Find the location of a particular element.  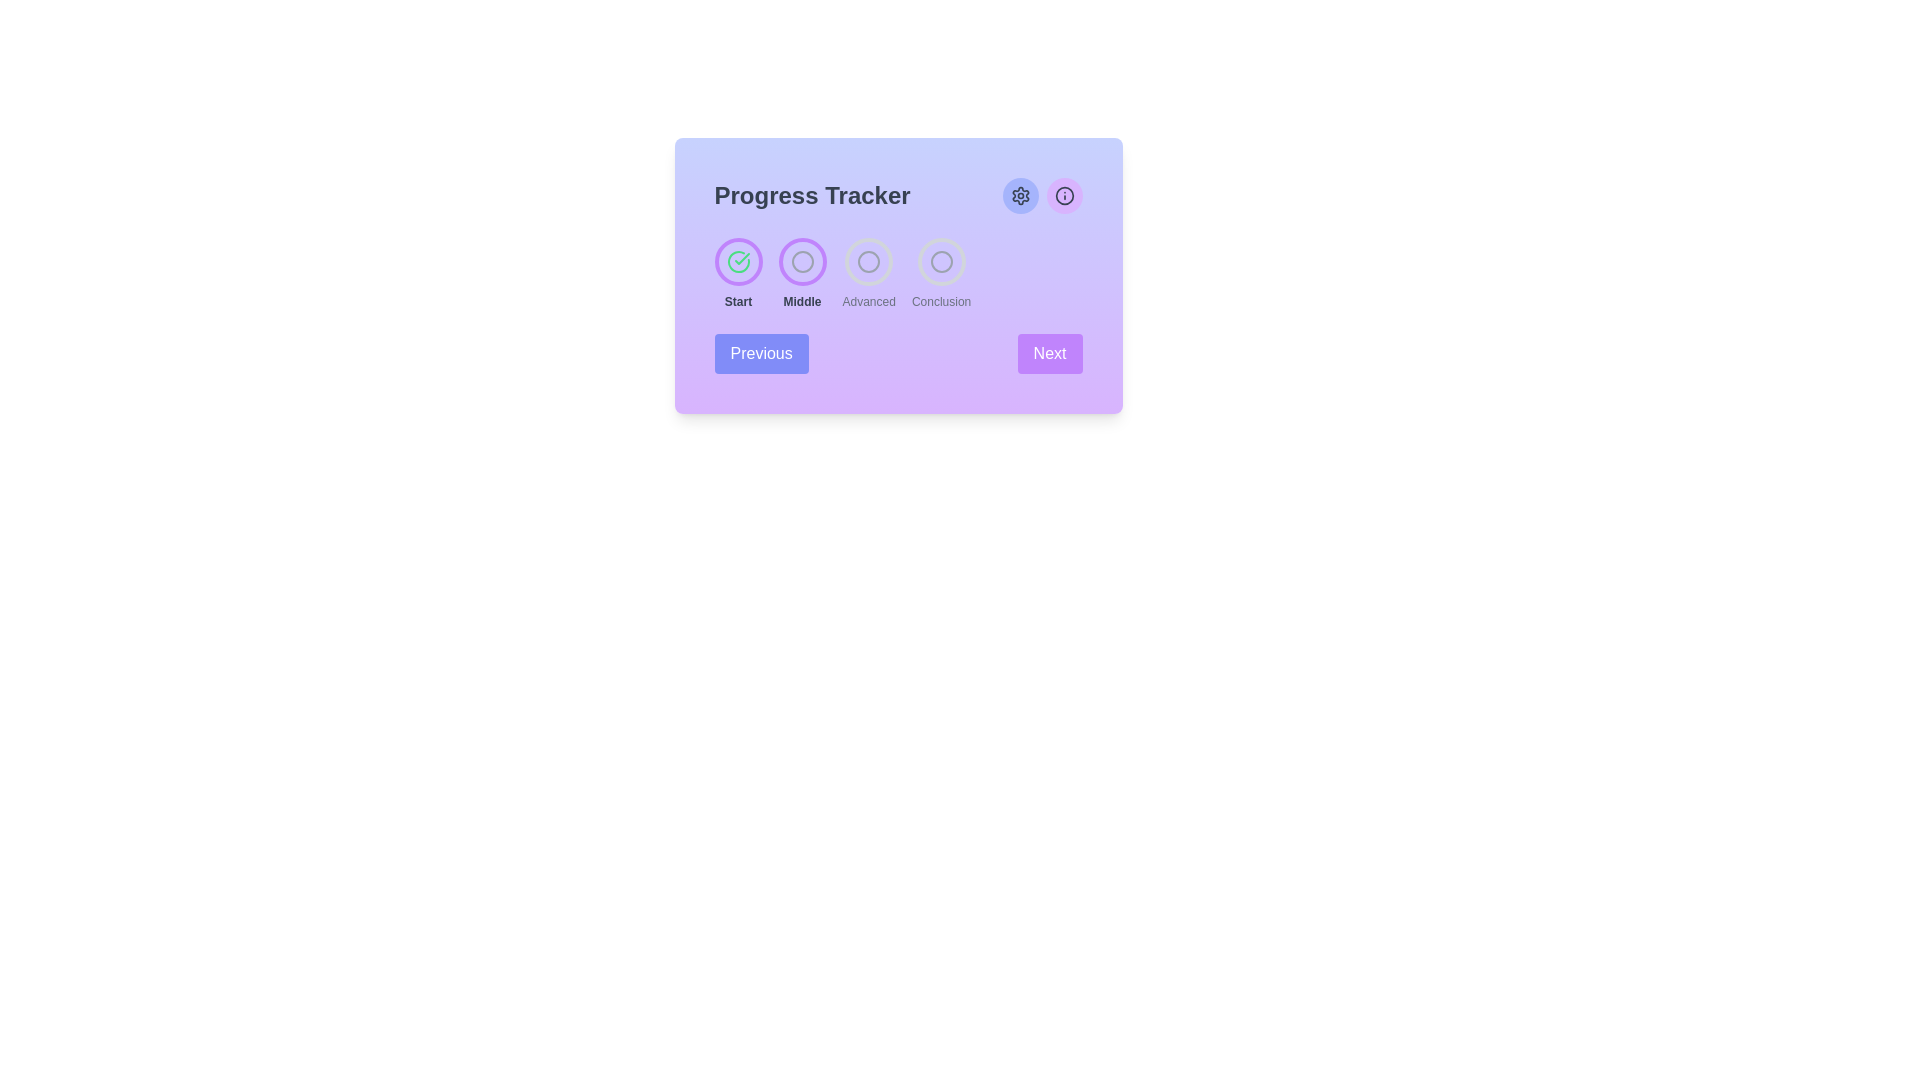

the 'Conclusion' step indicator, which is a circular icon with a light gray border and a text label below it is located at coordinates (940, 273).